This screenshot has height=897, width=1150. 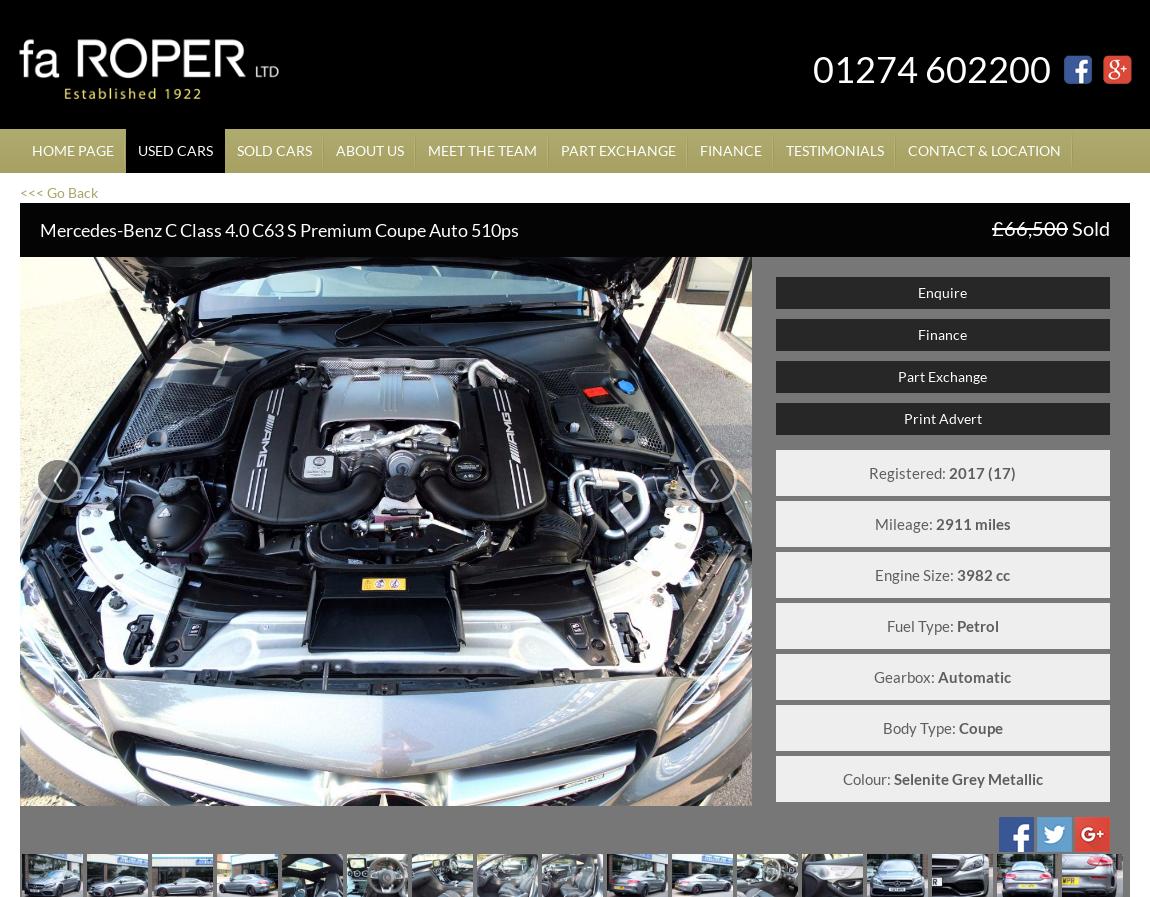 What do you see at coordinates (1030, 227) in the screenshot?
I see `'£66,500'` at bounding box center [1030, 227].